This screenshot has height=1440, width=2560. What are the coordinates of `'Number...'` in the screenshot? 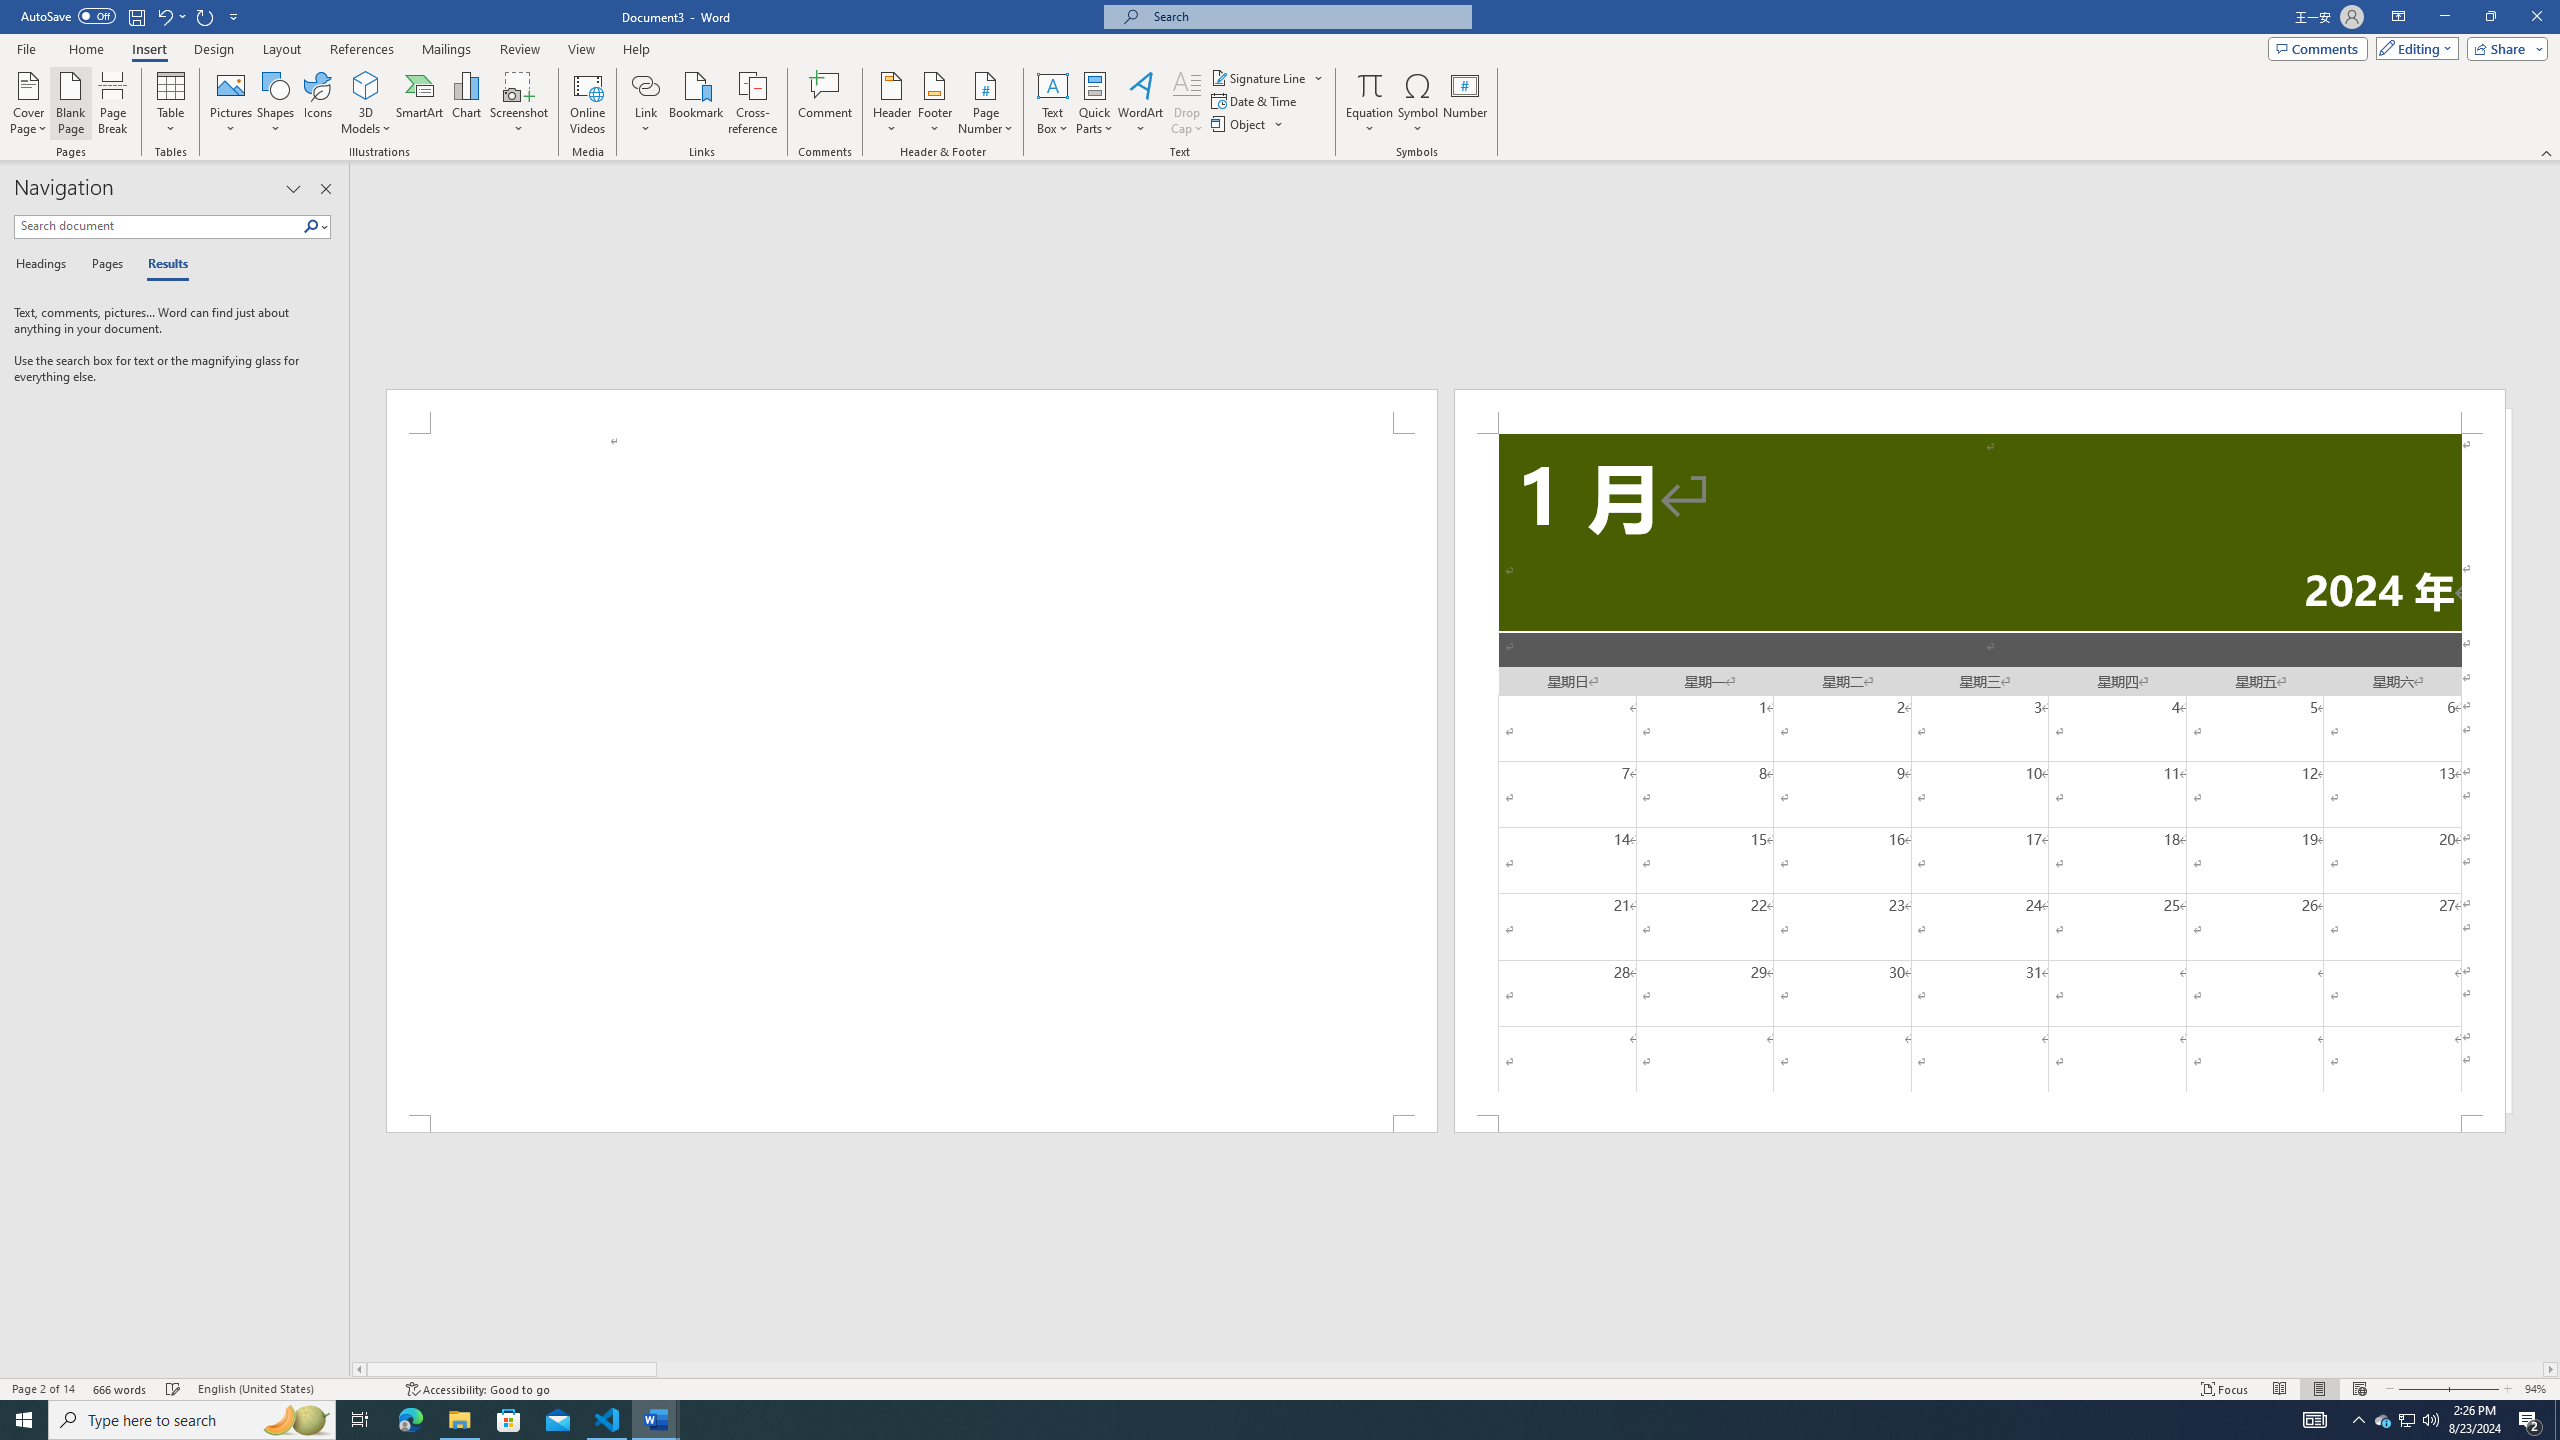 It's located at (1464, 103).